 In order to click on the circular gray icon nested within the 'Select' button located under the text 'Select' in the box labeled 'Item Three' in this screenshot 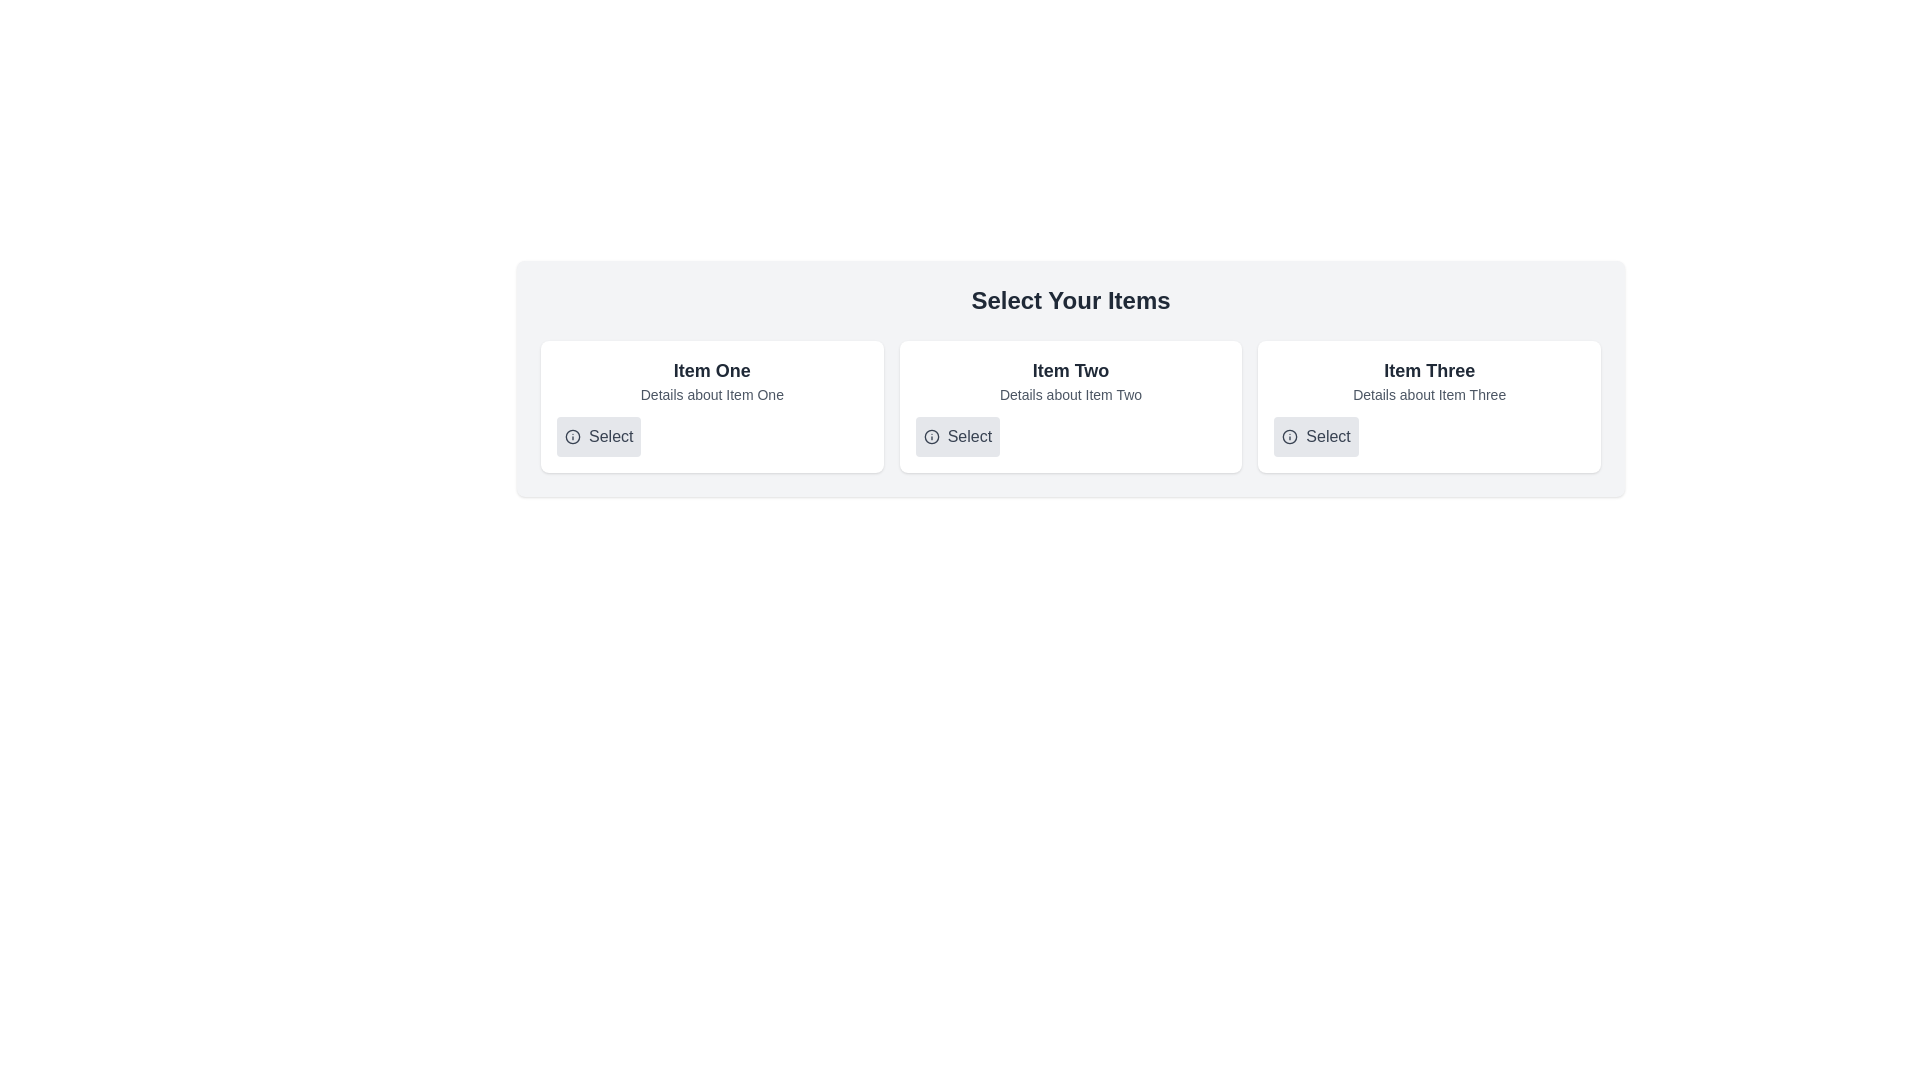, I will do `click(1290, 435)`.